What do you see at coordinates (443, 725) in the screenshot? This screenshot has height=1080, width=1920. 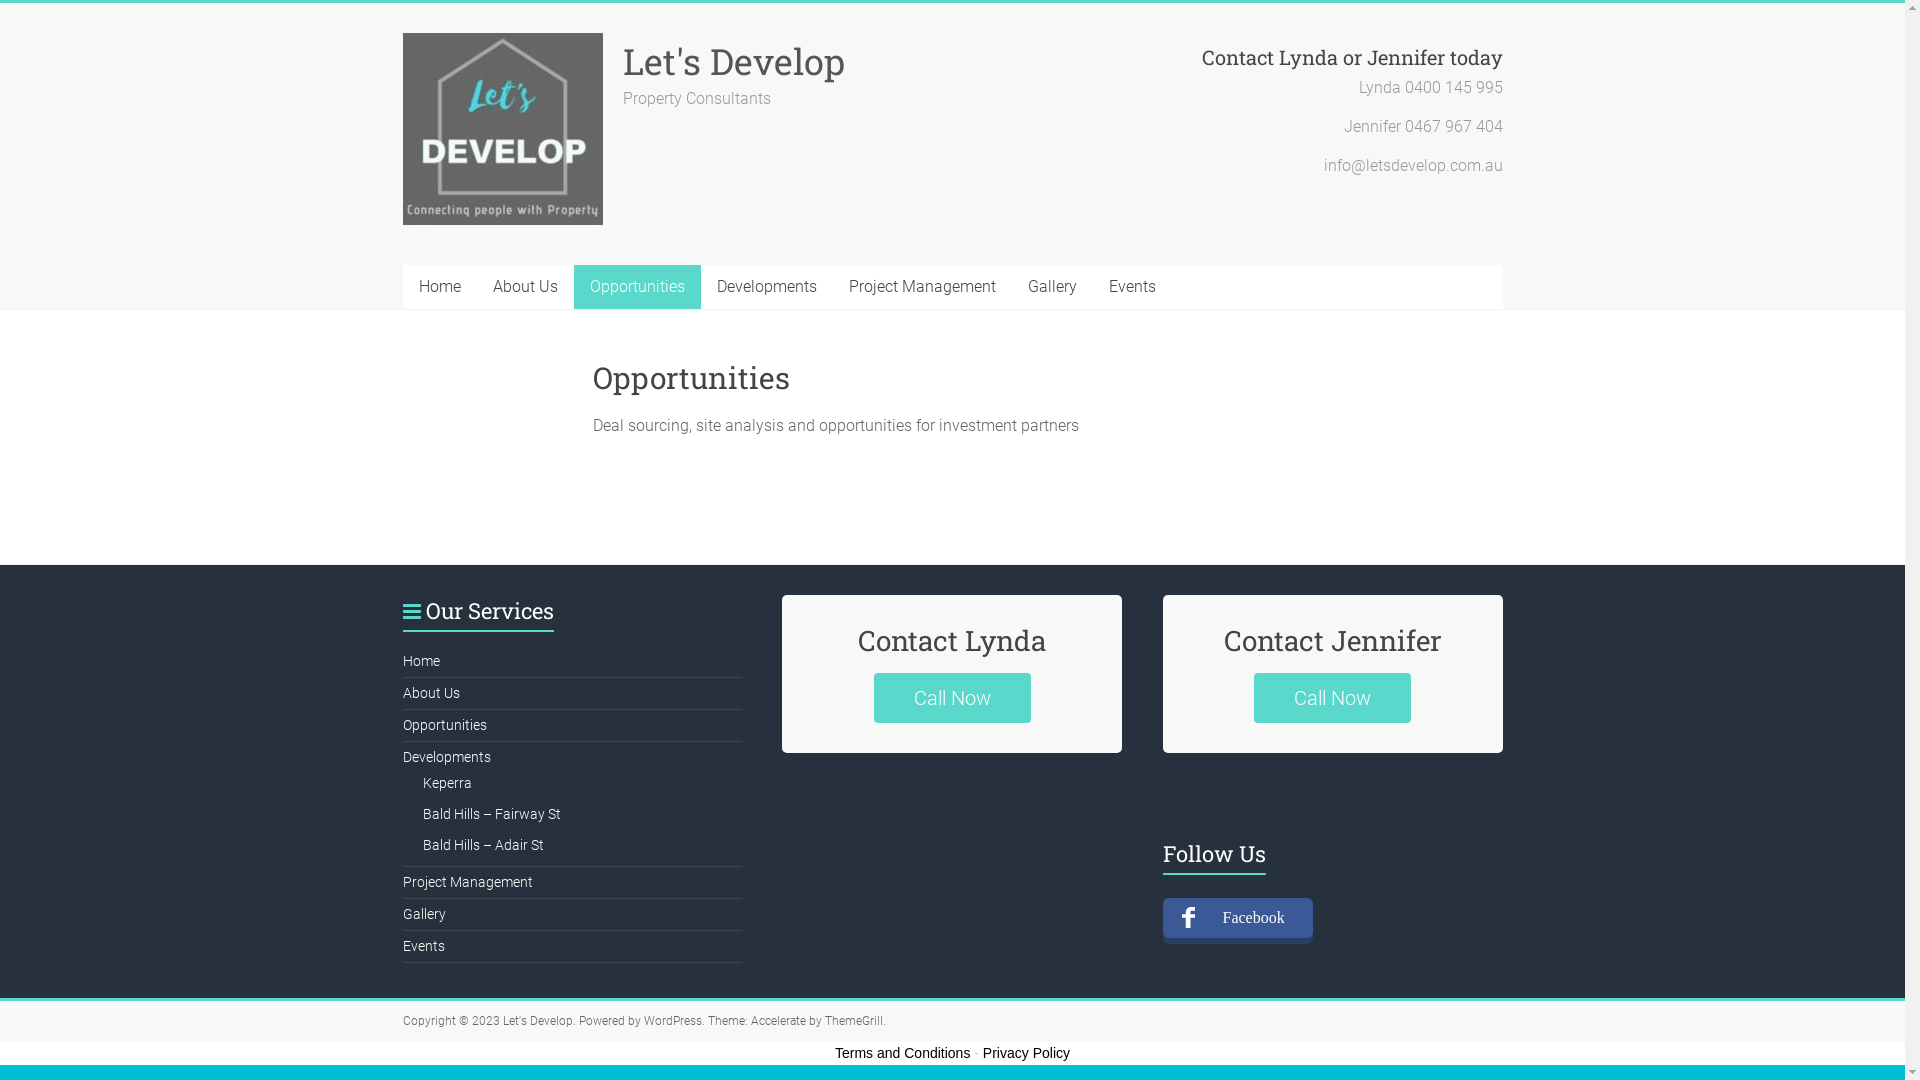 I see `'Opportunities'` at bounding box center [443, 725].